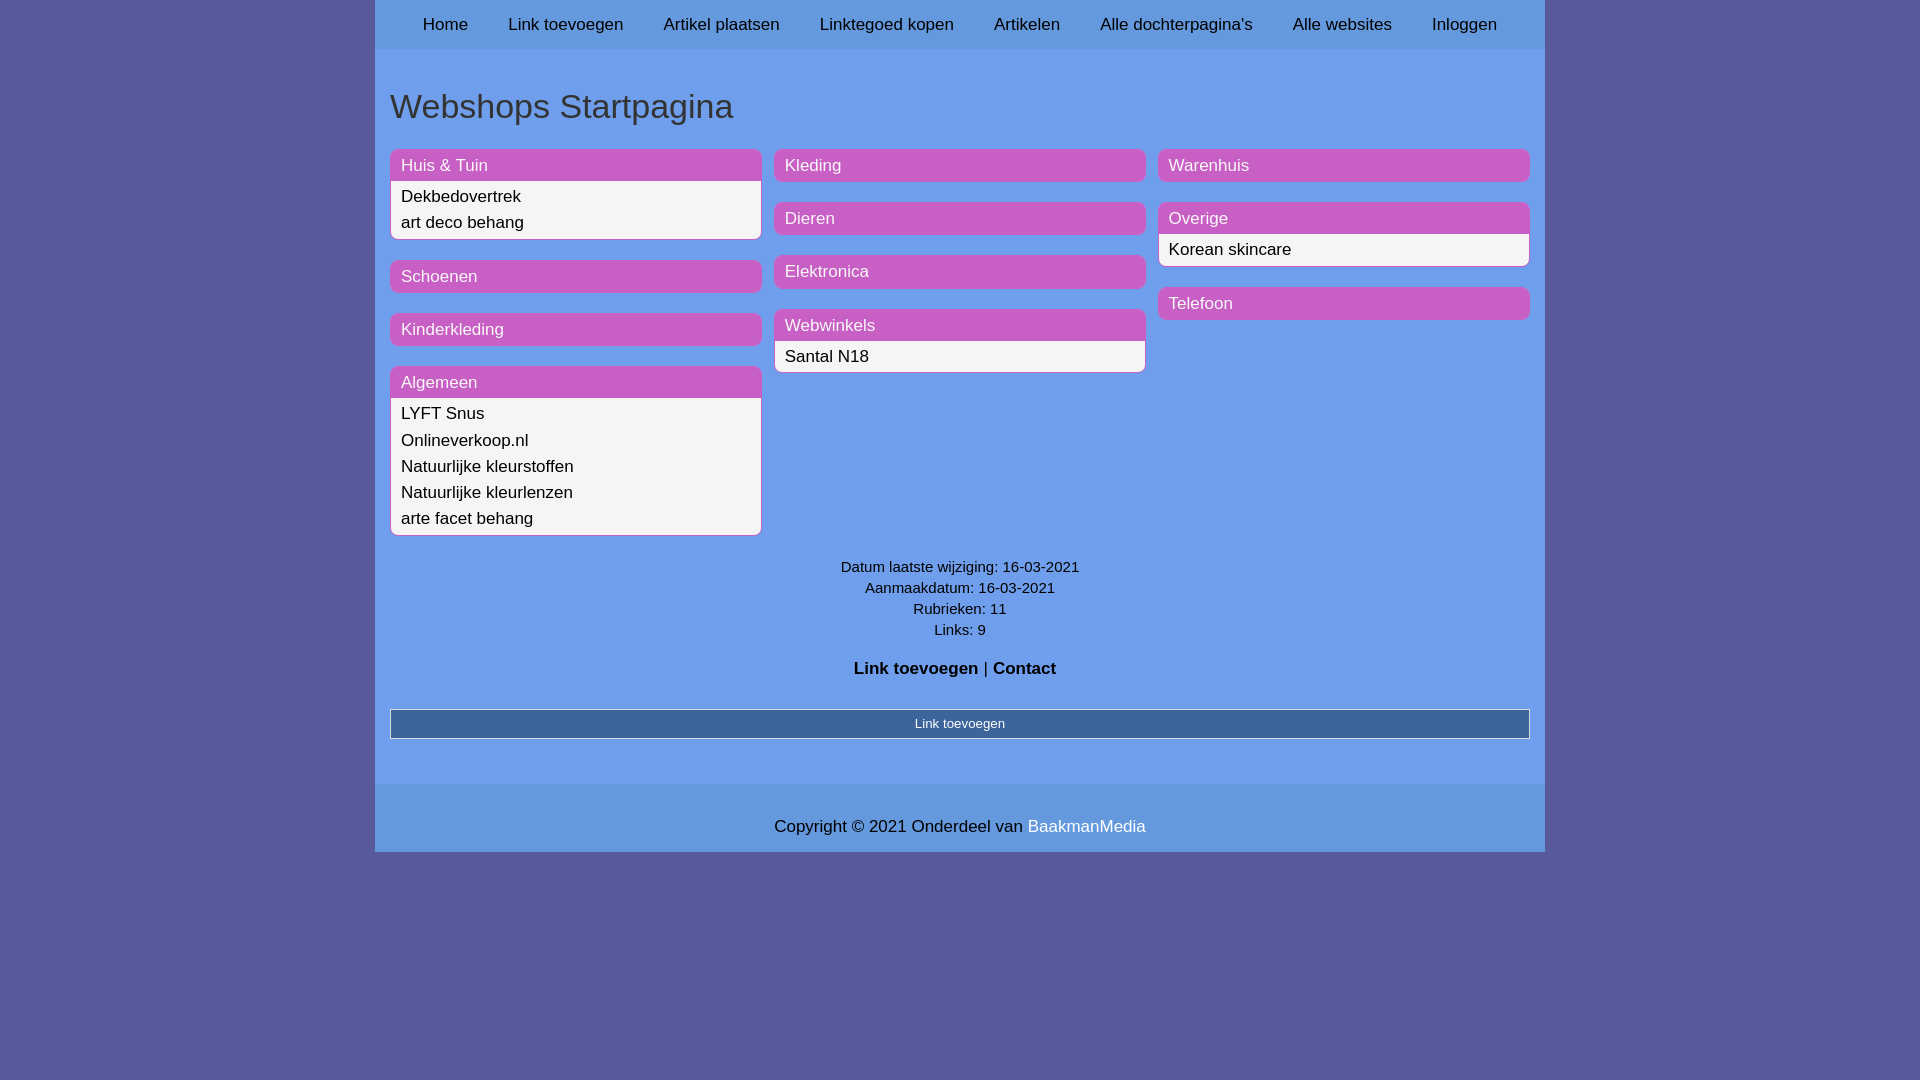 This screenshot has height=1080, width=1920. Describe the element at coordinates (1079, 24) in the screenshot. I see `'Alle dochterpagina's'` at that location.